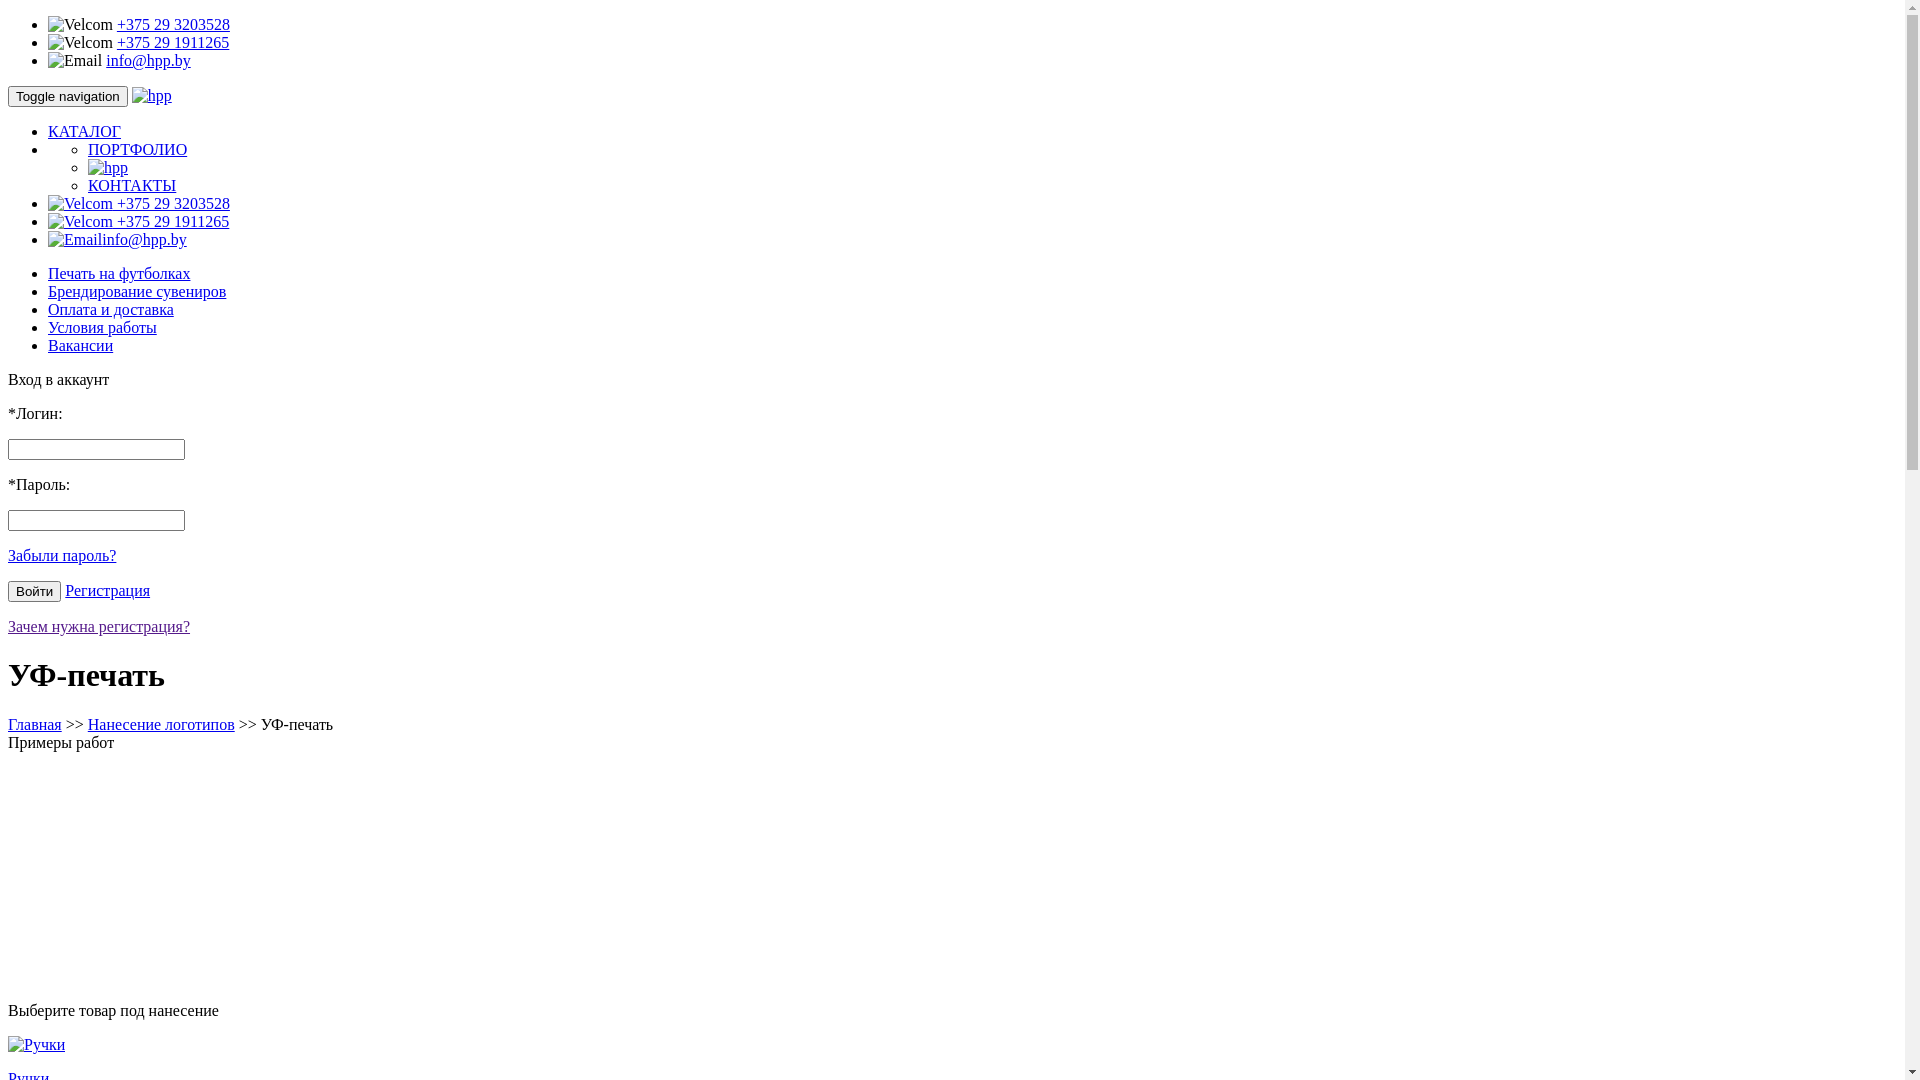 The height and width of the screenshot is (1080, 1920). I want to click on 'Toggle navigation', so click(67, 96).